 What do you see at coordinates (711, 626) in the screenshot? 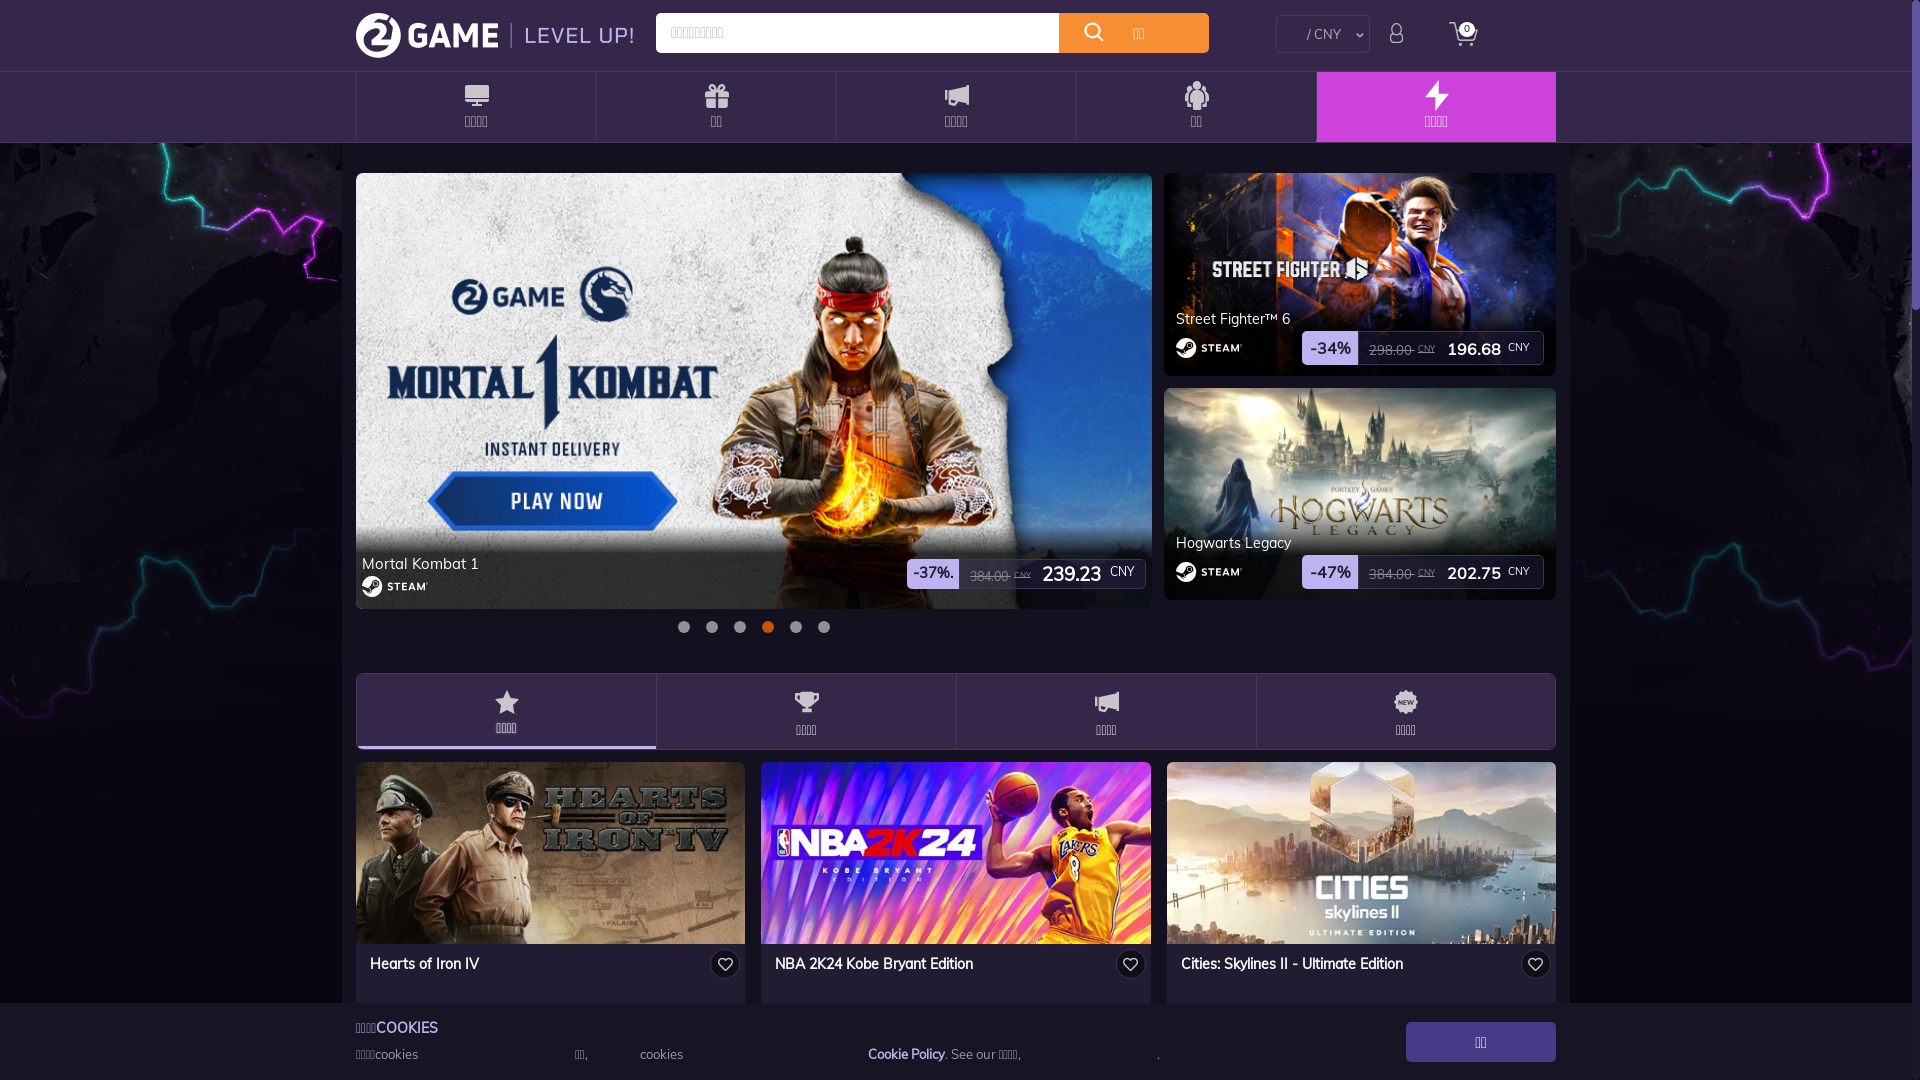
I see `'1'` at bounding box center [711, 626].